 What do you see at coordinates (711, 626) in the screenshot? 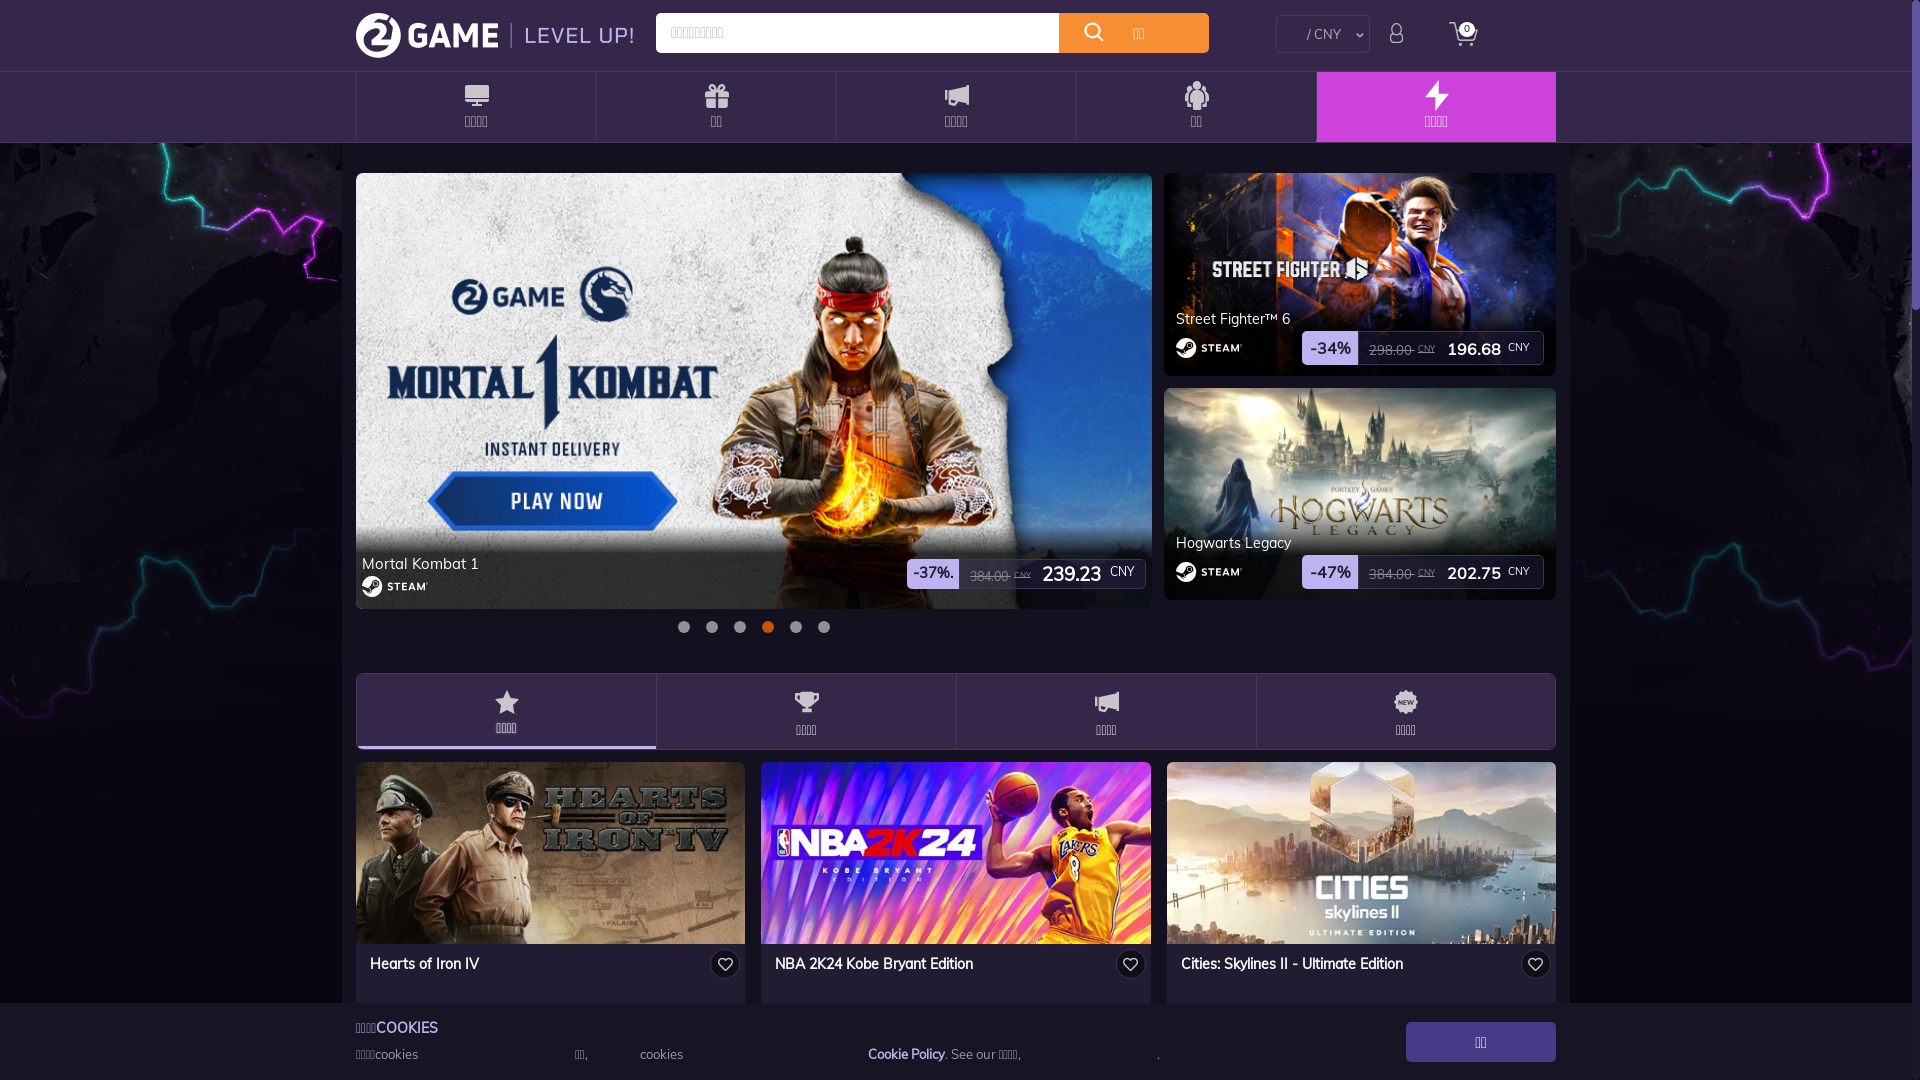
I see `'1'` at bounding box center [711, 626].